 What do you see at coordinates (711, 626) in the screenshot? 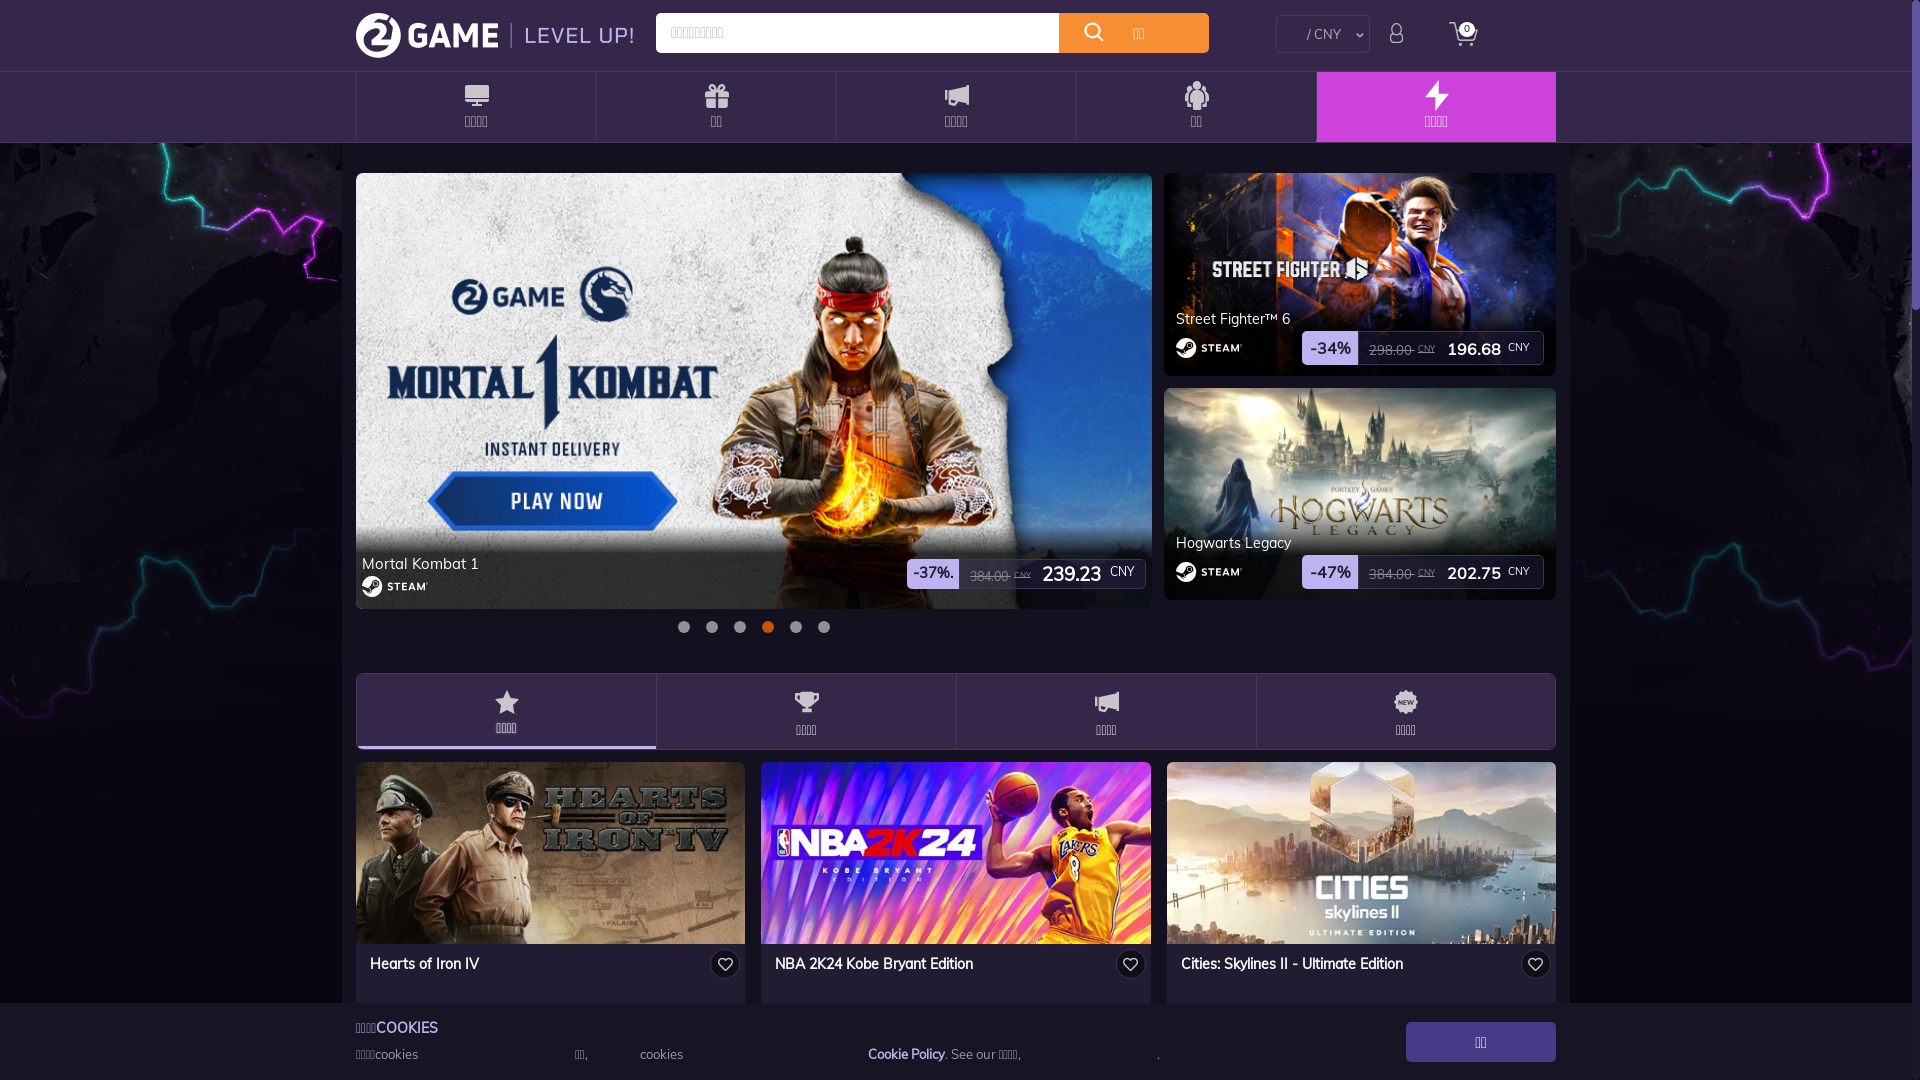
I see `'1'` at bounding box center [711, 626].